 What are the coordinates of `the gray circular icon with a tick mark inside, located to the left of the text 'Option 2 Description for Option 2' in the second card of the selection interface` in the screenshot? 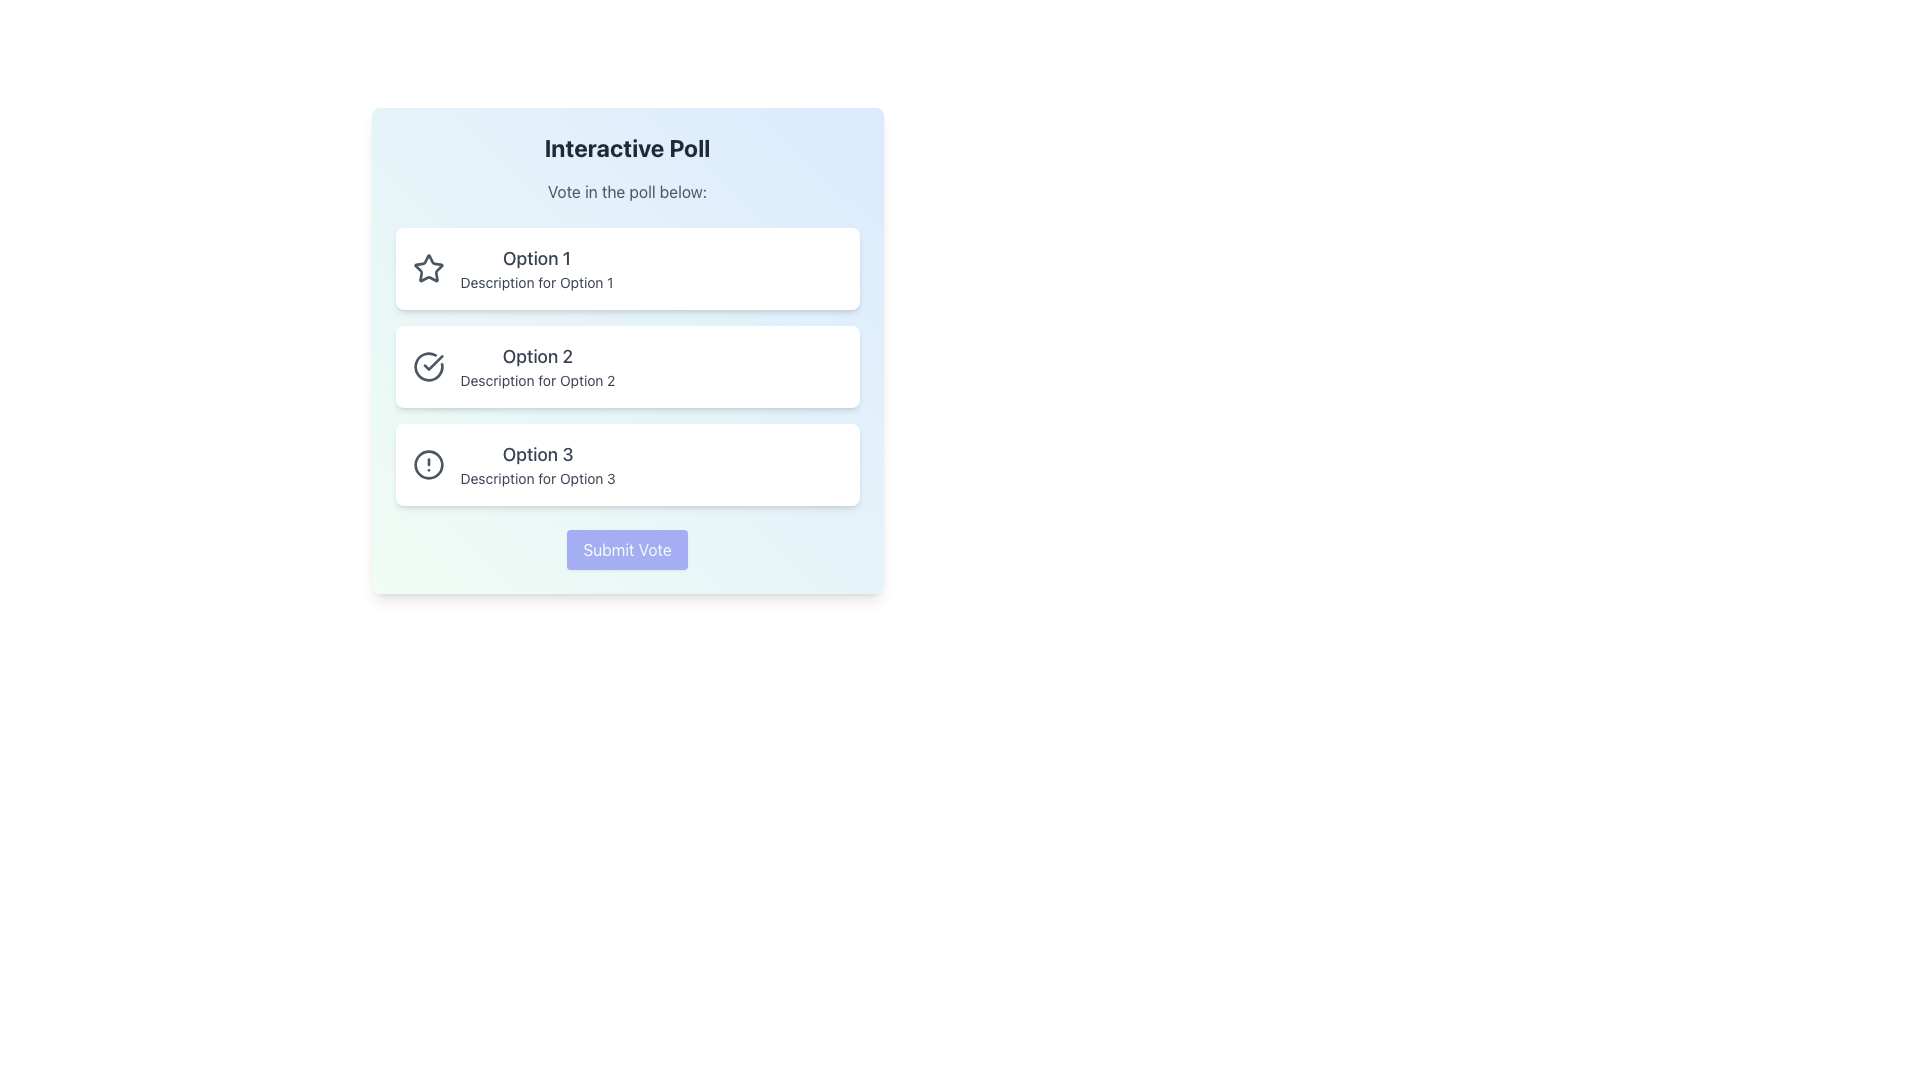 It's located at (427, 366).